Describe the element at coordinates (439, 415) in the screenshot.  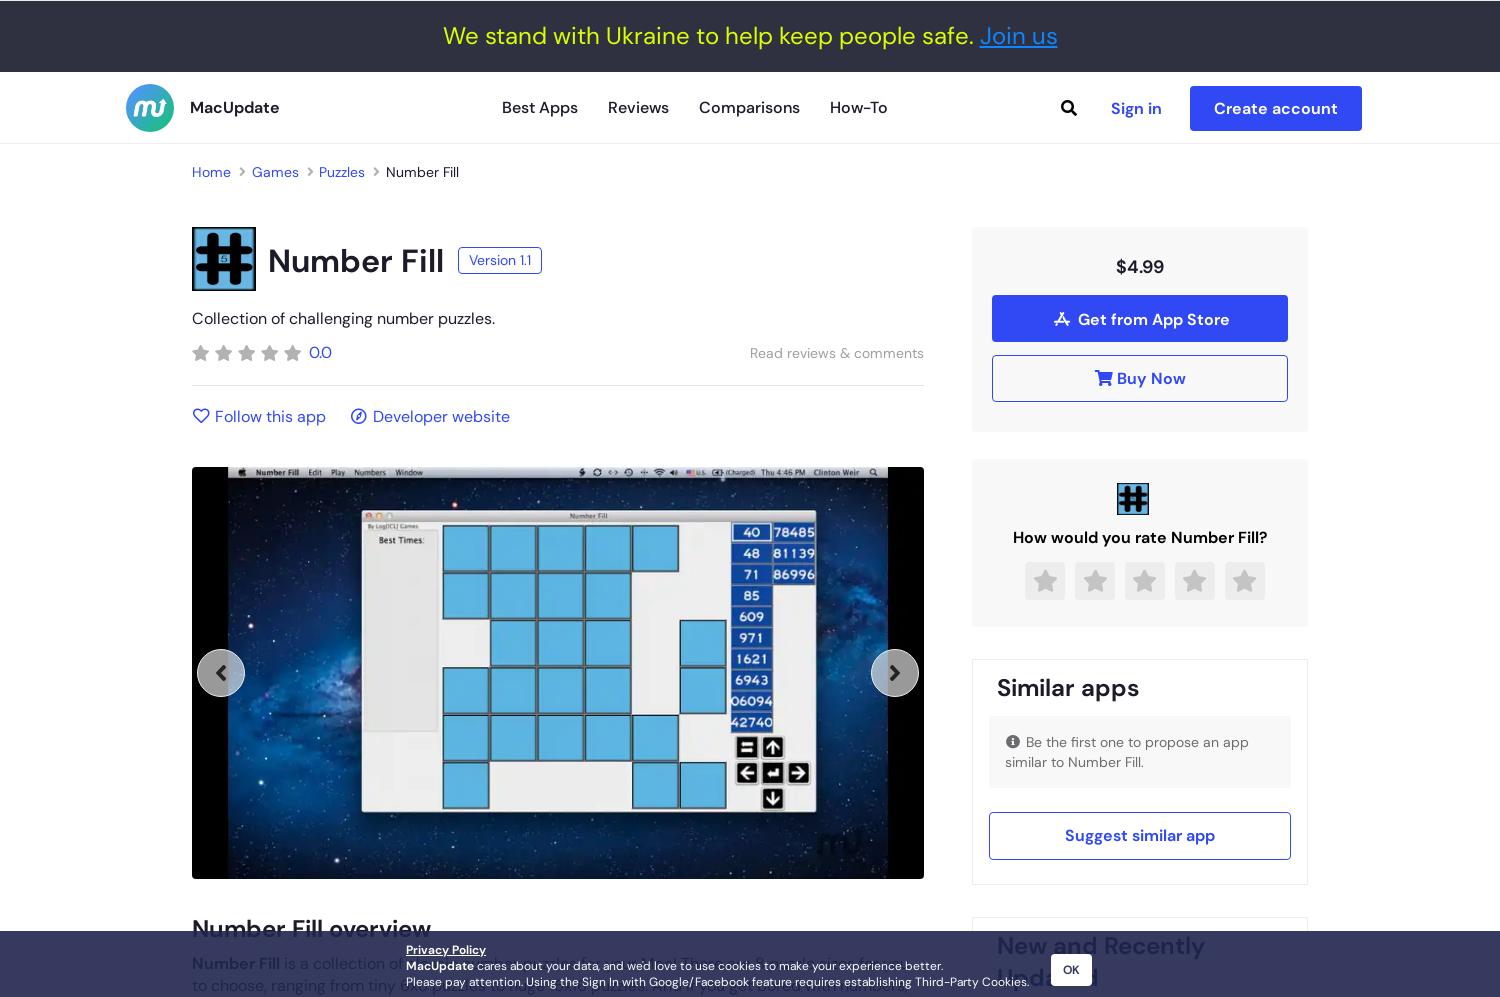
I see `'Developer website'` at that location.